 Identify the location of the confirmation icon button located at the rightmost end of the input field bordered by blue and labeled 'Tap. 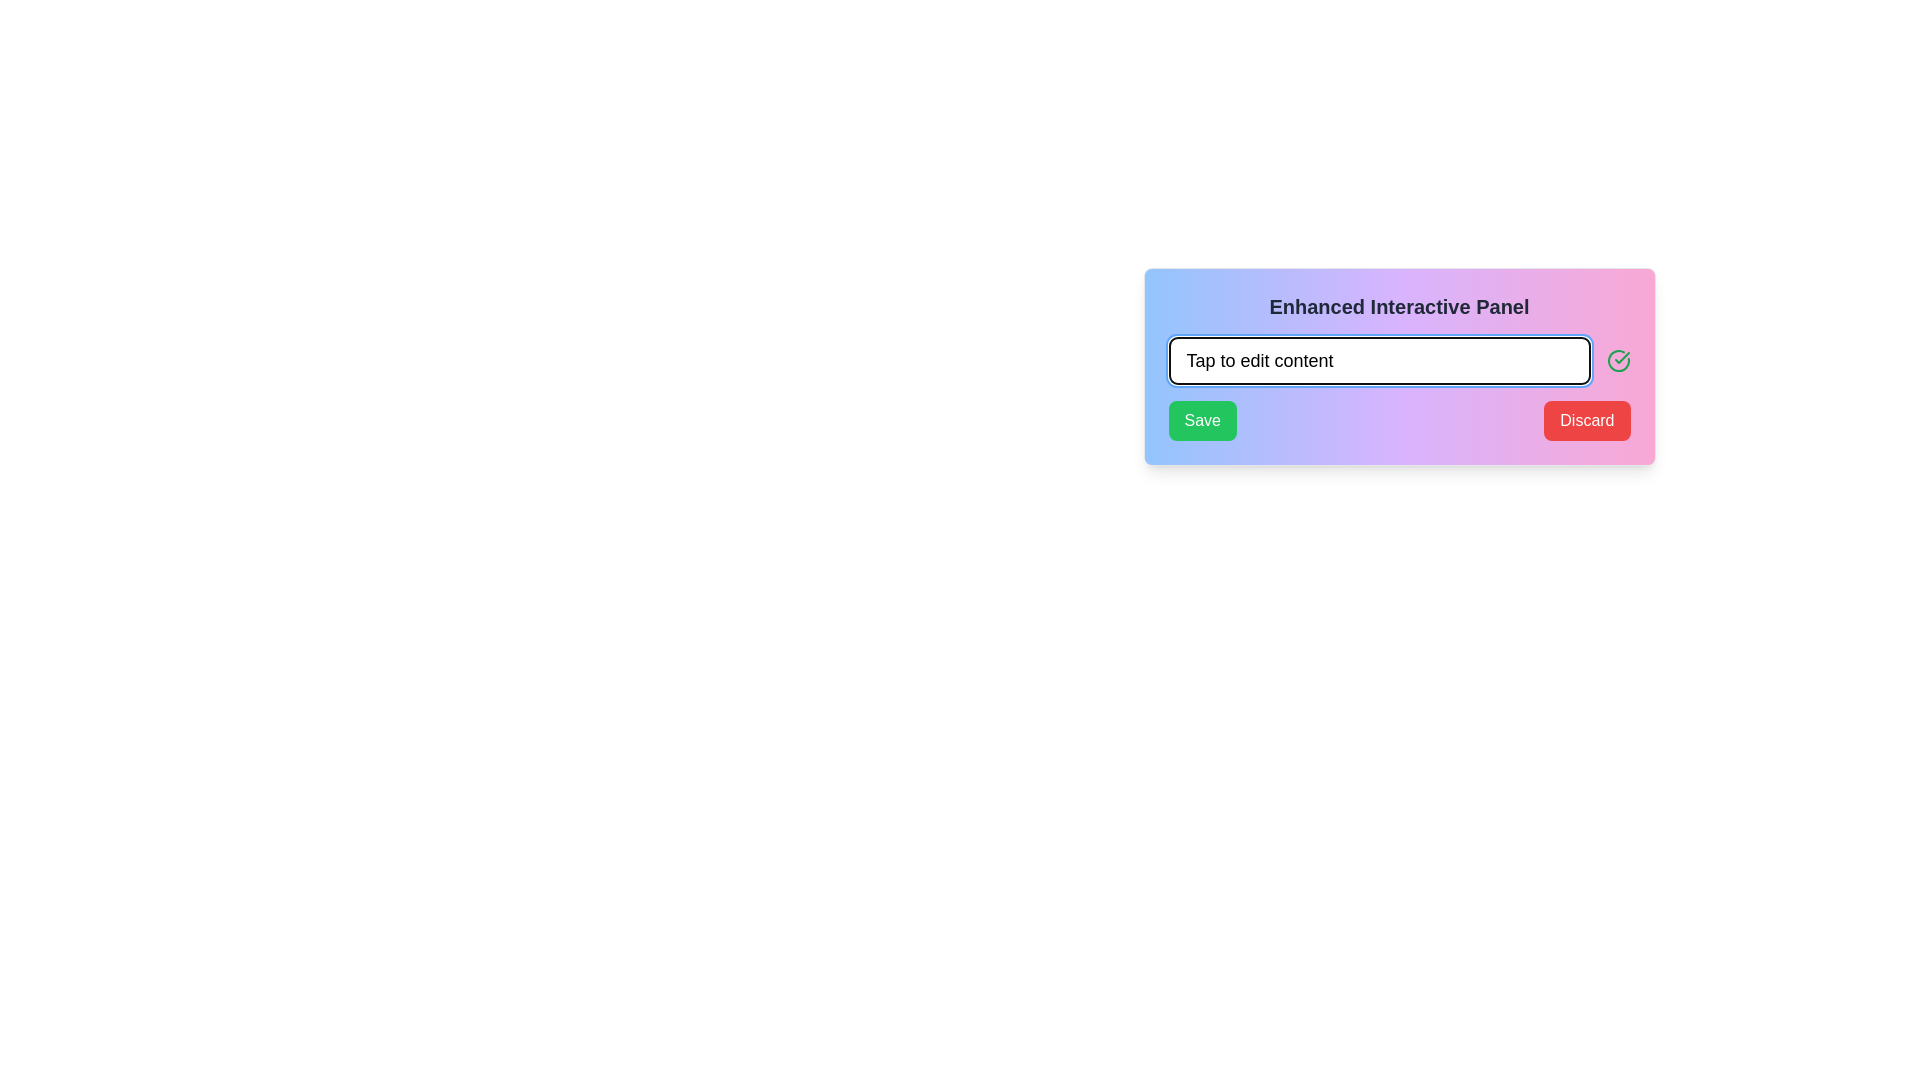
(1618, 361).